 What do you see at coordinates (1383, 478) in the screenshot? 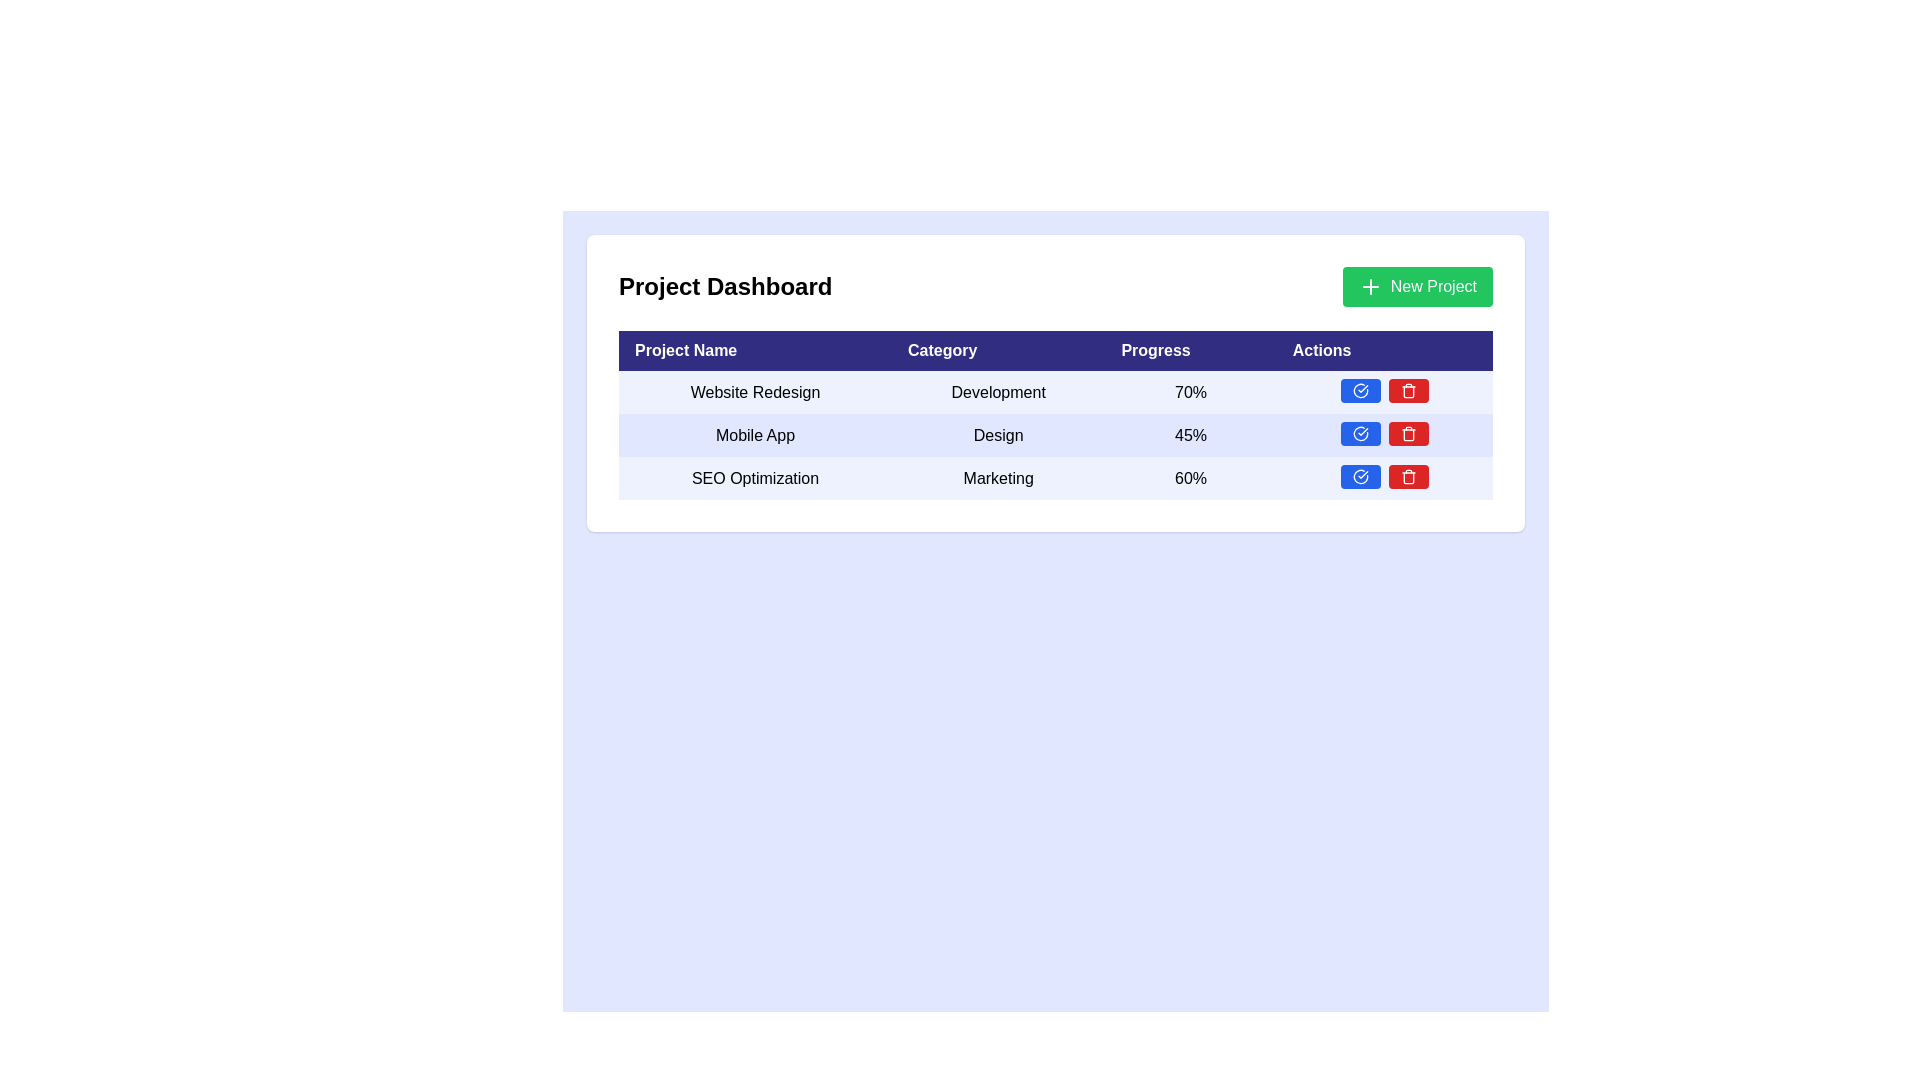
I see `the blue circular button with a checkmark icon located in the rightmost cell of the row labeled 'SEO Optimization' to mark the task as completed` at bounding box center [1383, 478].